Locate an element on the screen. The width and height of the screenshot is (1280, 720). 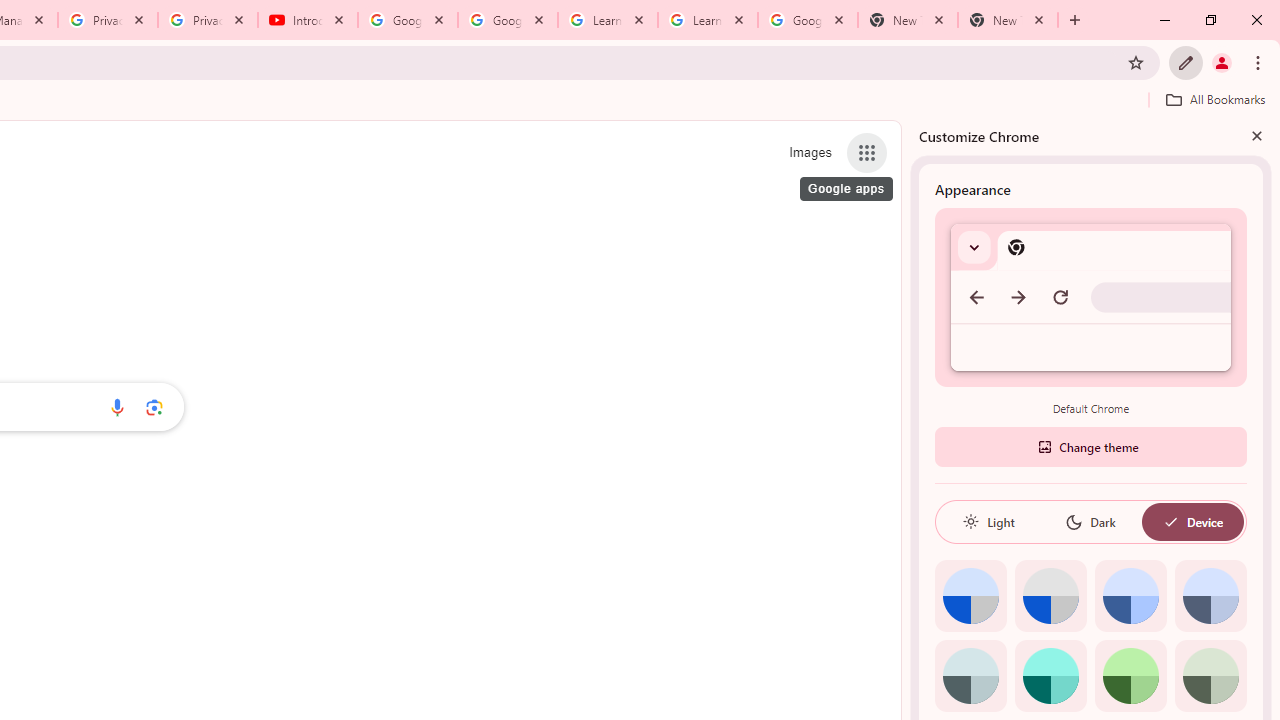
'Aqua' is located at coordinates (1049, 675).